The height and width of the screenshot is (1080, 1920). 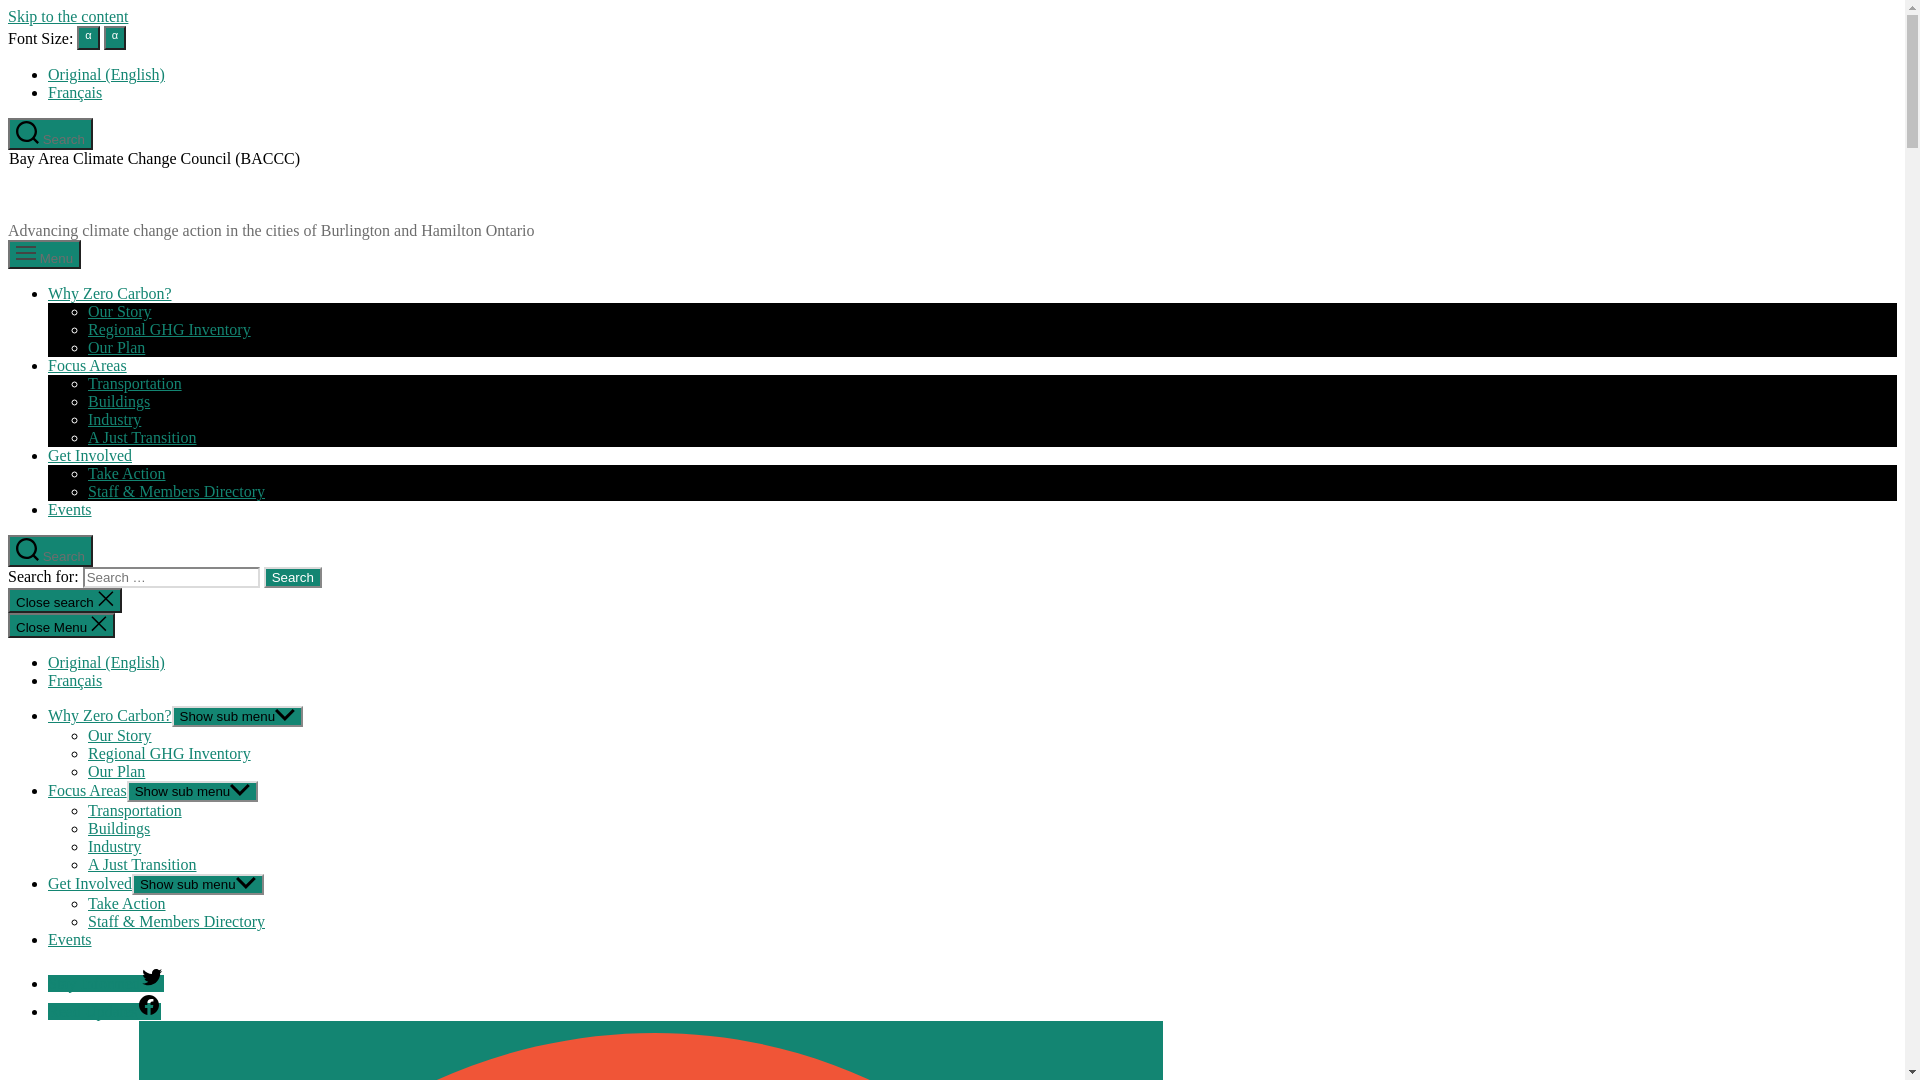 I want to click on 'Read Updates', so click(x=103, y=1011).